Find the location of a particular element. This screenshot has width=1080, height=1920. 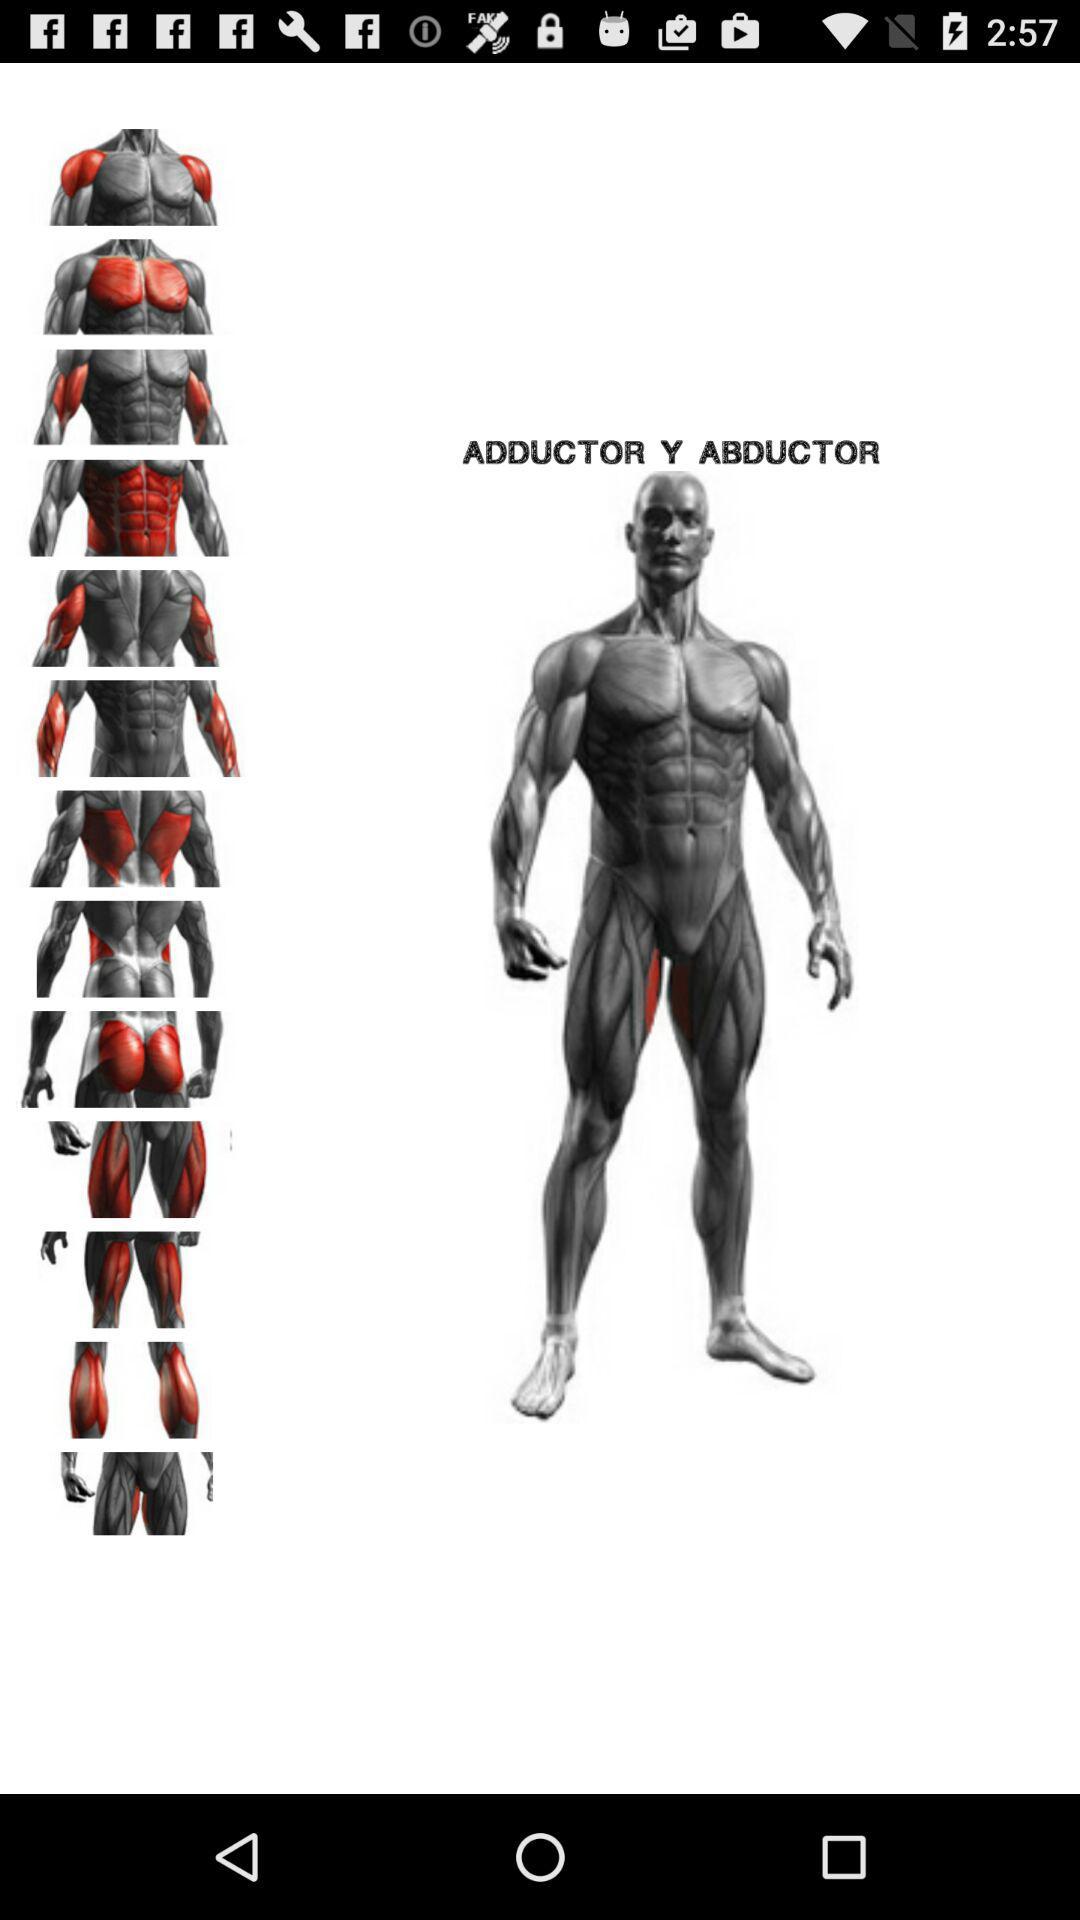

the icon next to the adductor y abductor item is located at coordinates (131, 501).